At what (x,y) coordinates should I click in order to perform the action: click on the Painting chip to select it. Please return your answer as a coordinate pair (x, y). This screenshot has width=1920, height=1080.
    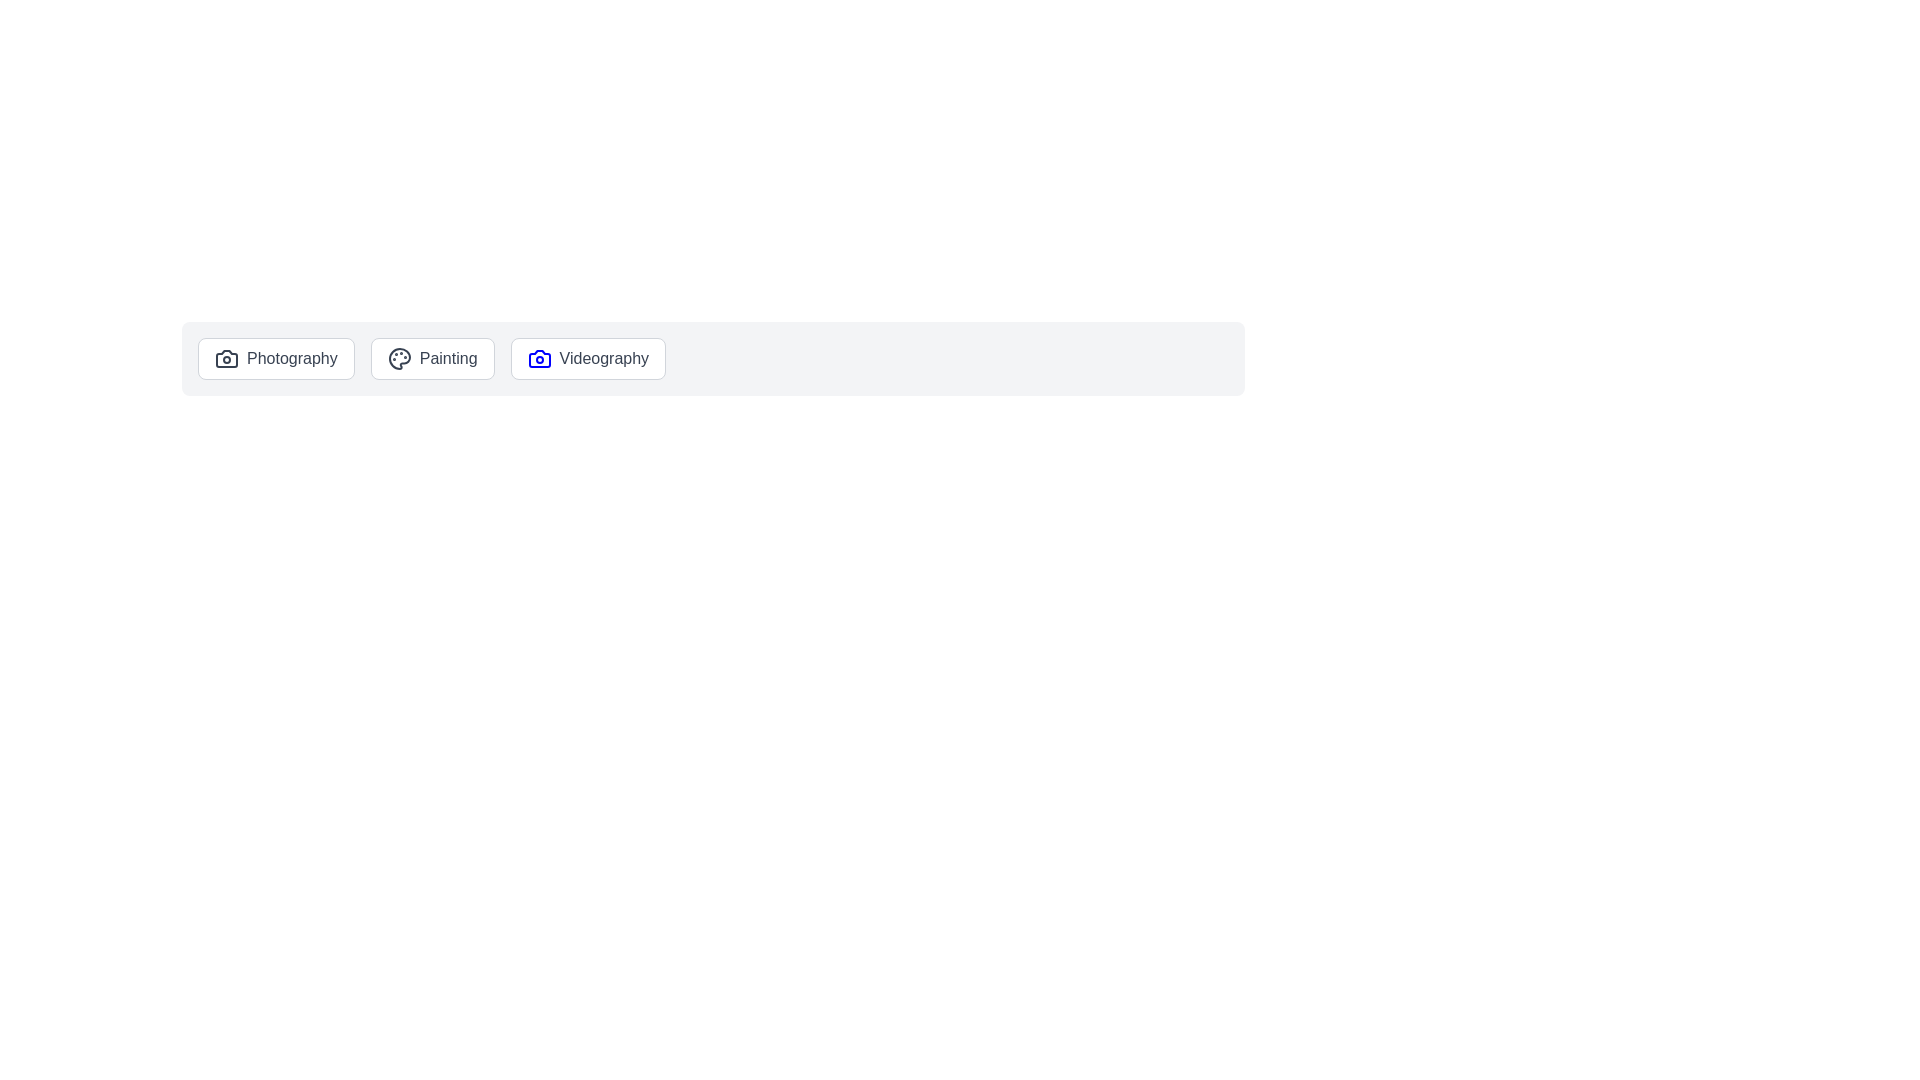
    Looking at the image, I should click on (431, 357).